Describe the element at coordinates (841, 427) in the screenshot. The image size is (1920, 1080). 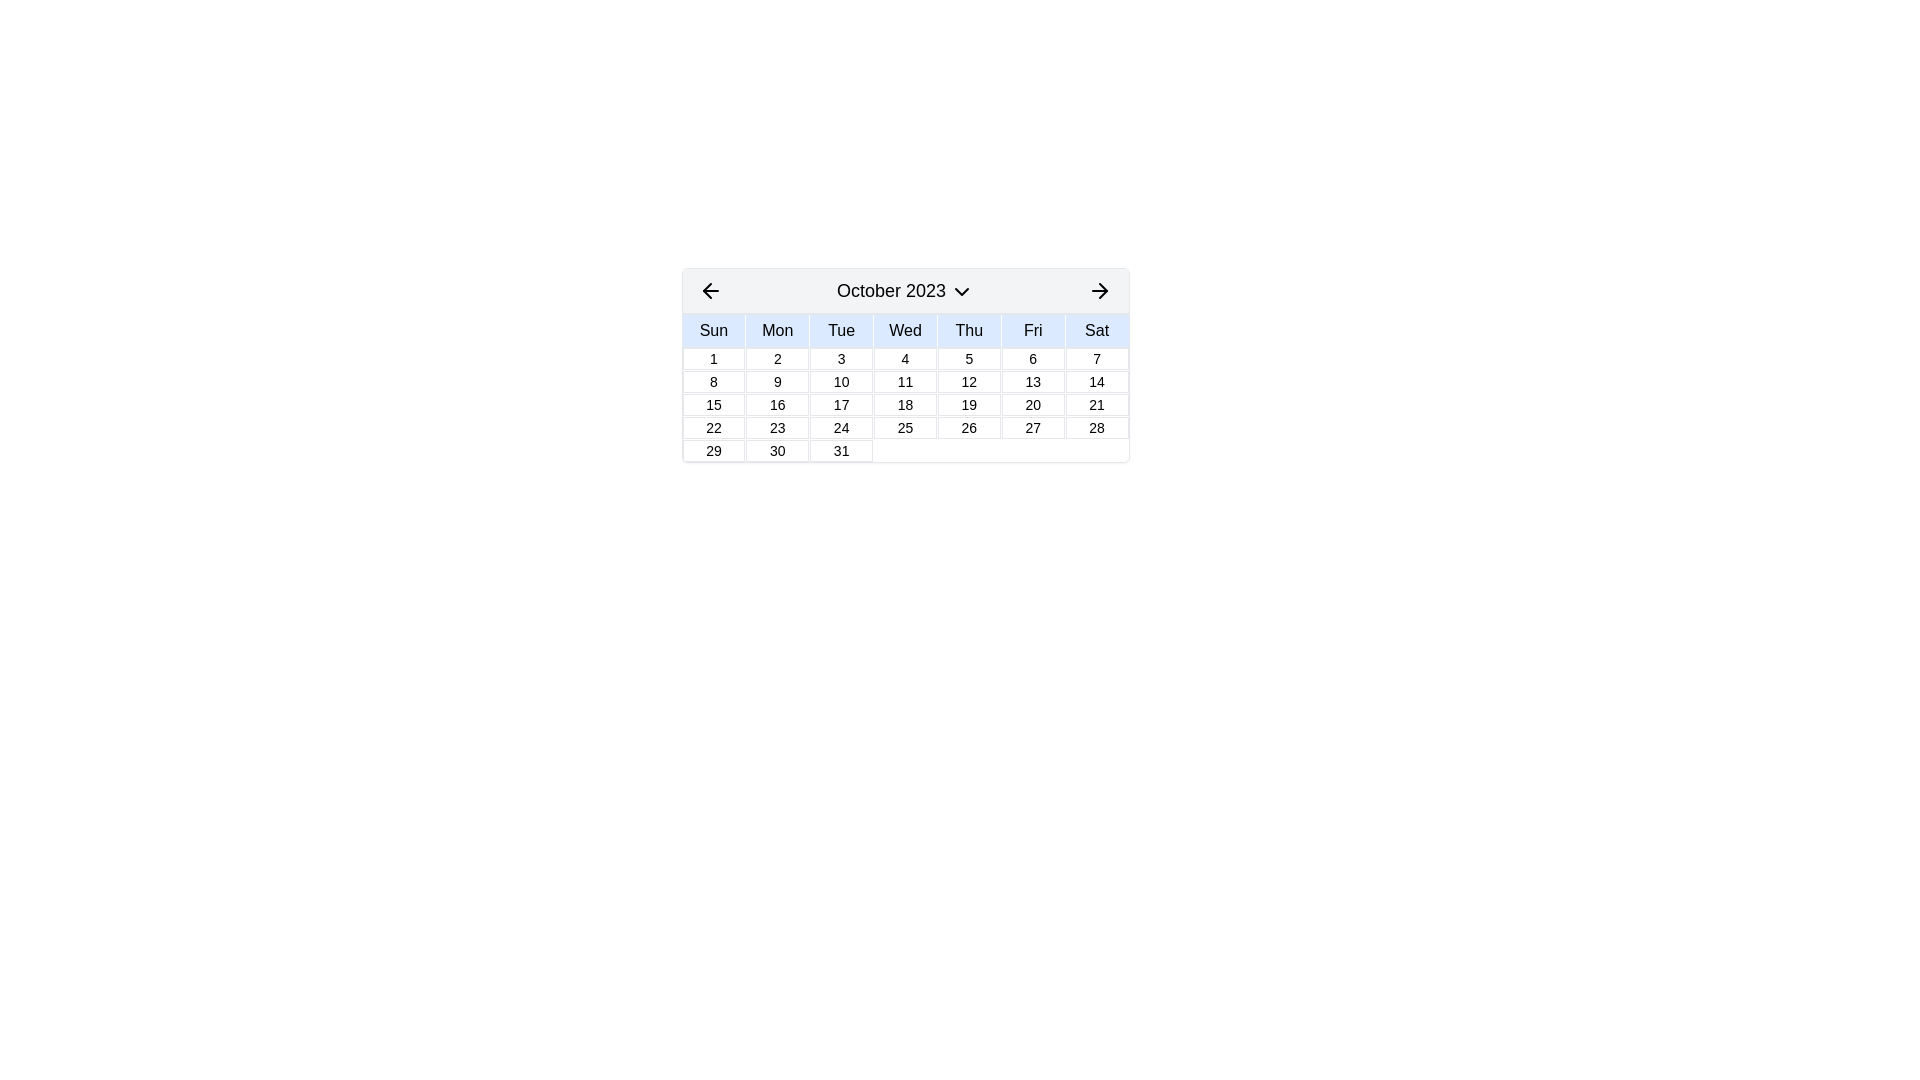
I see `the '24' day number within the calendar month view` at that location.